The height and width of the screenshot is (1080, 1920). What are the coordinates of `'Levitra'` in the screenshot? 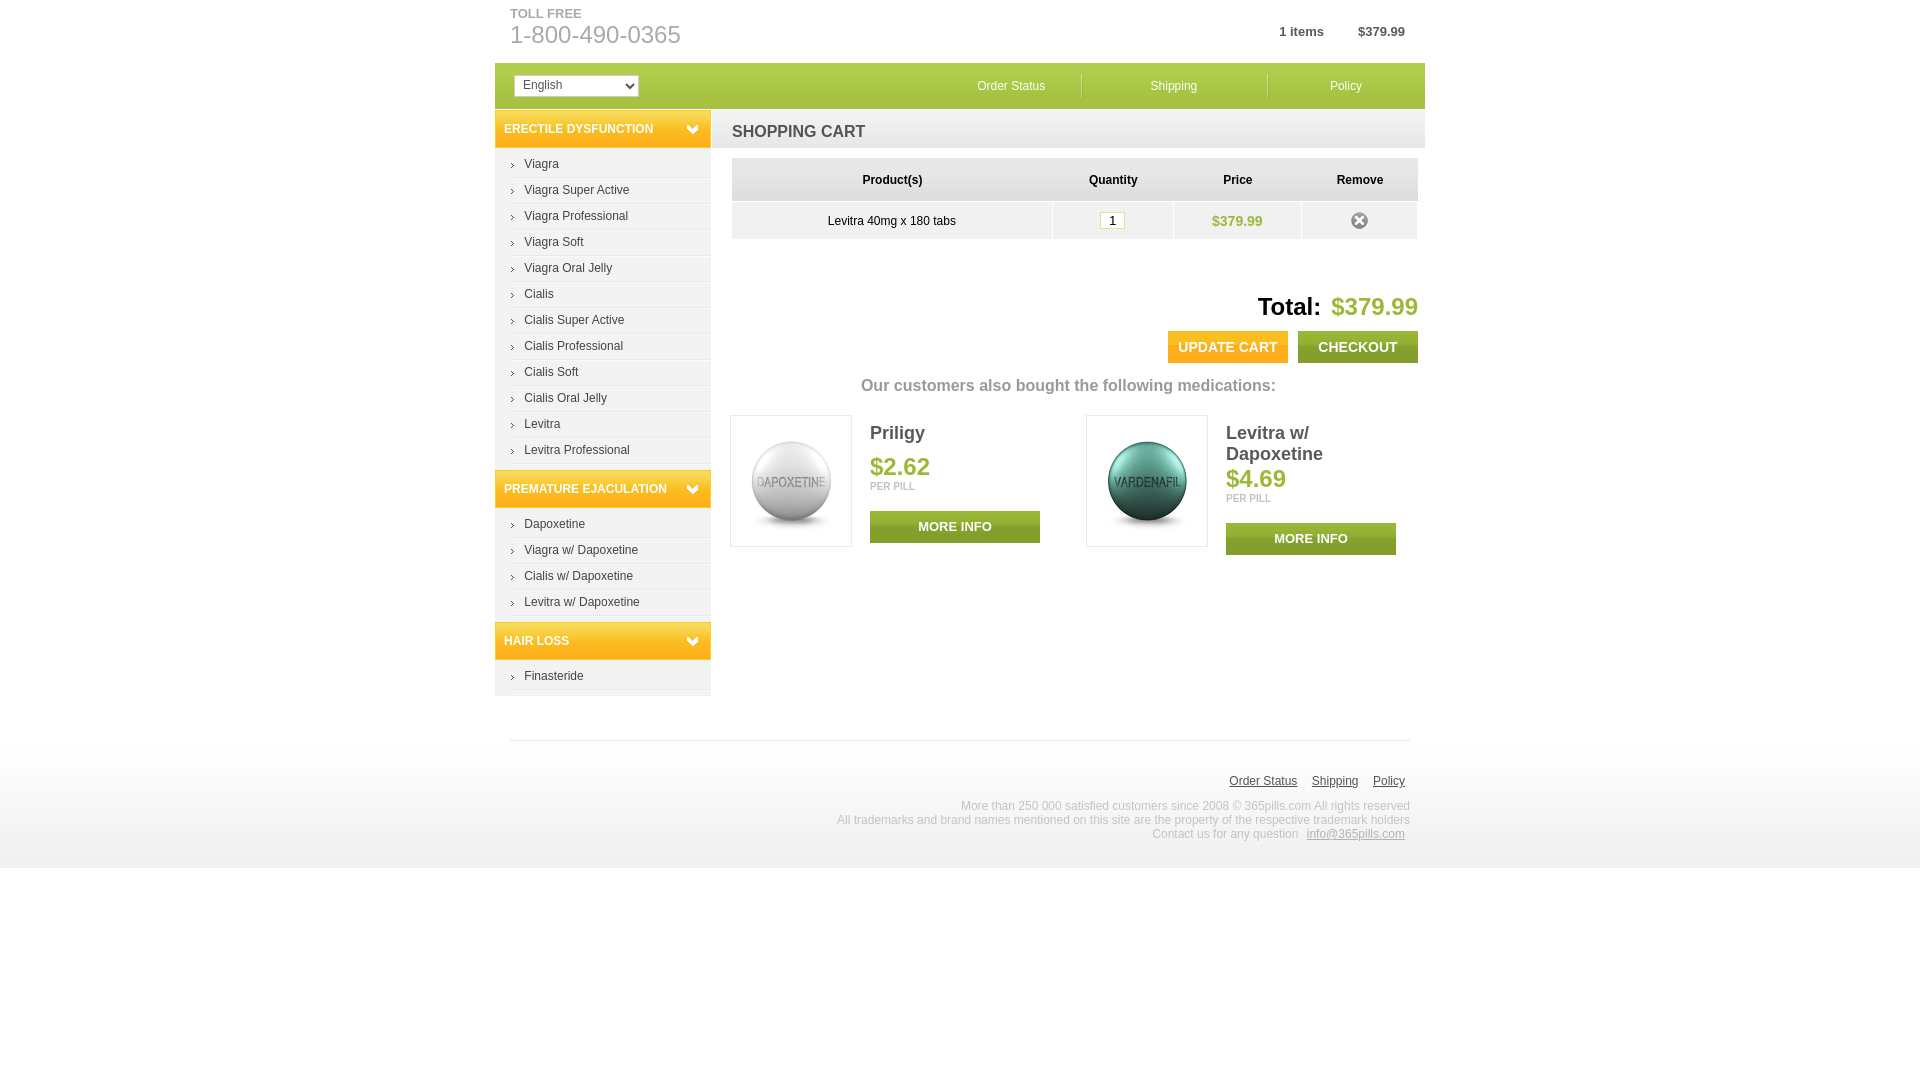 It's located at (542, 423).